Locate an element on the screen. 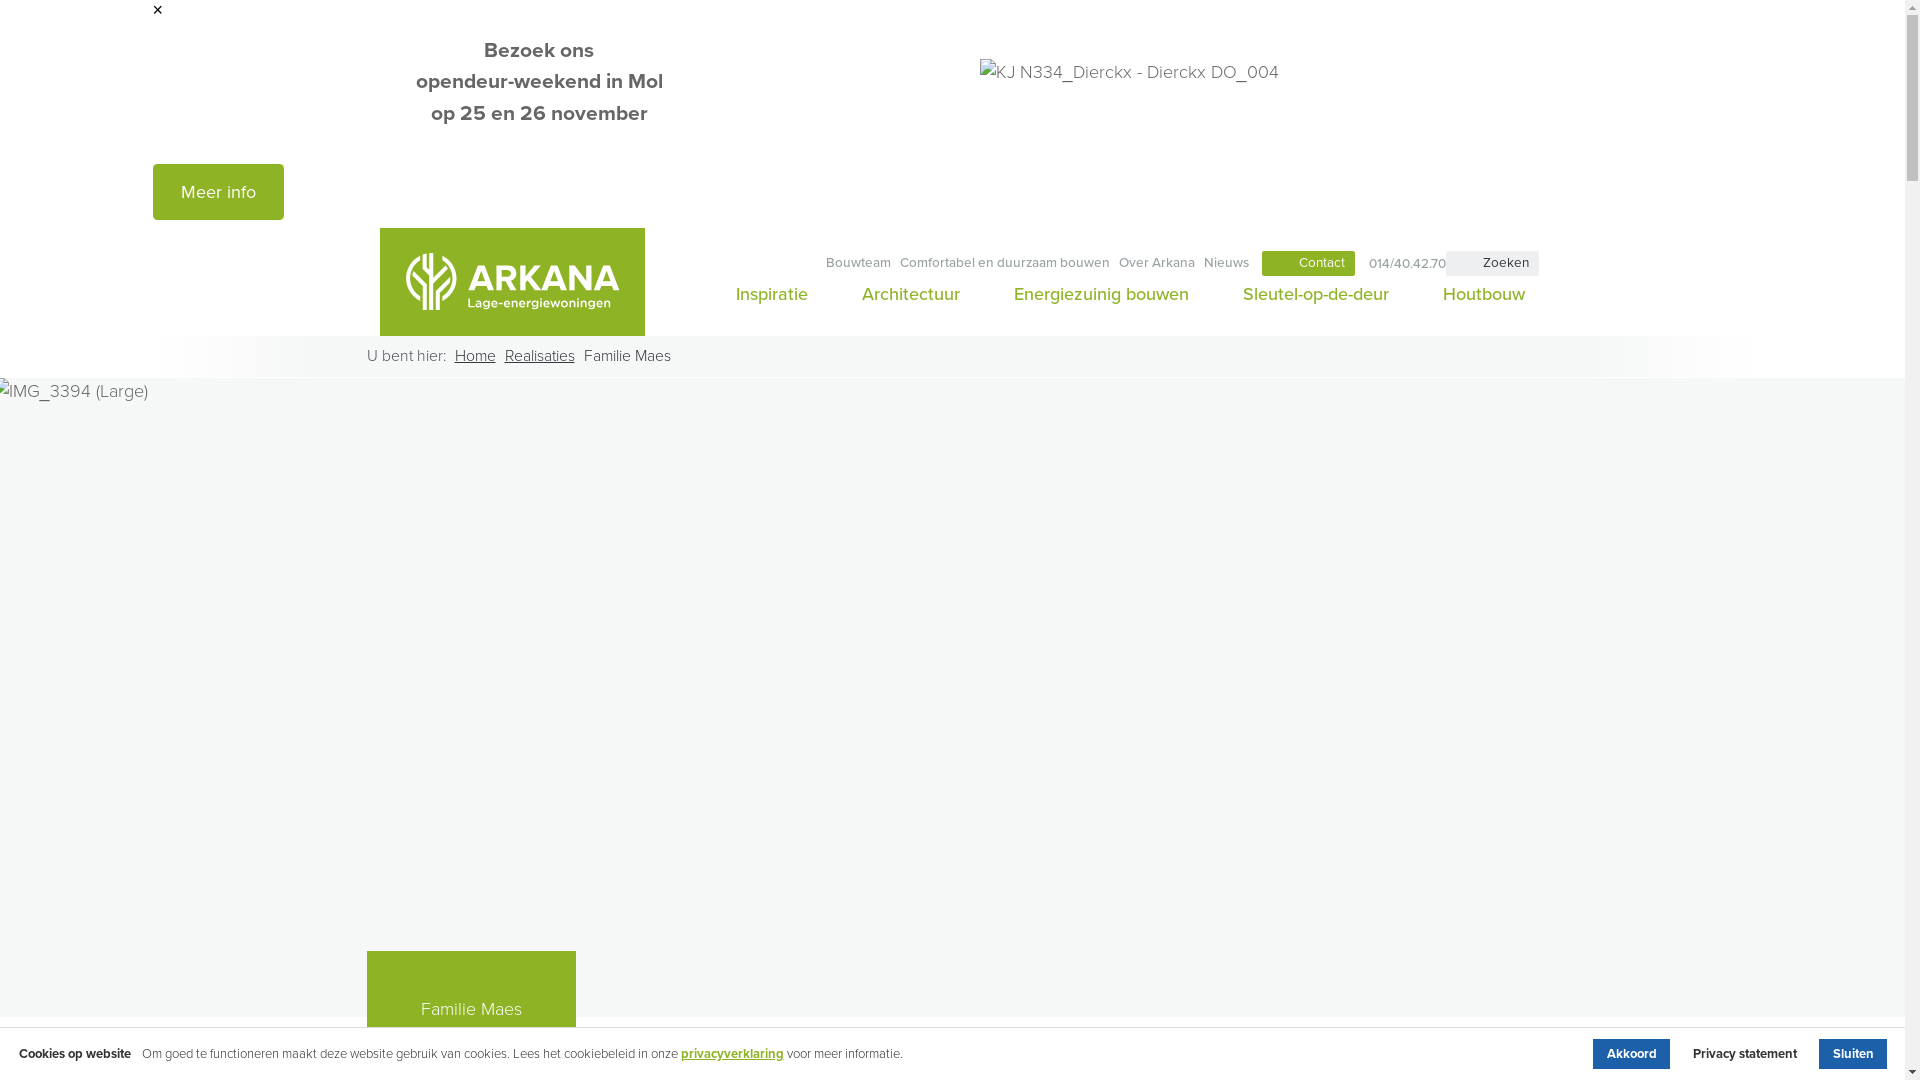 This screenshot has height=1080, width=1920. 'Zoeken' is located at coordinates (1492, 263).